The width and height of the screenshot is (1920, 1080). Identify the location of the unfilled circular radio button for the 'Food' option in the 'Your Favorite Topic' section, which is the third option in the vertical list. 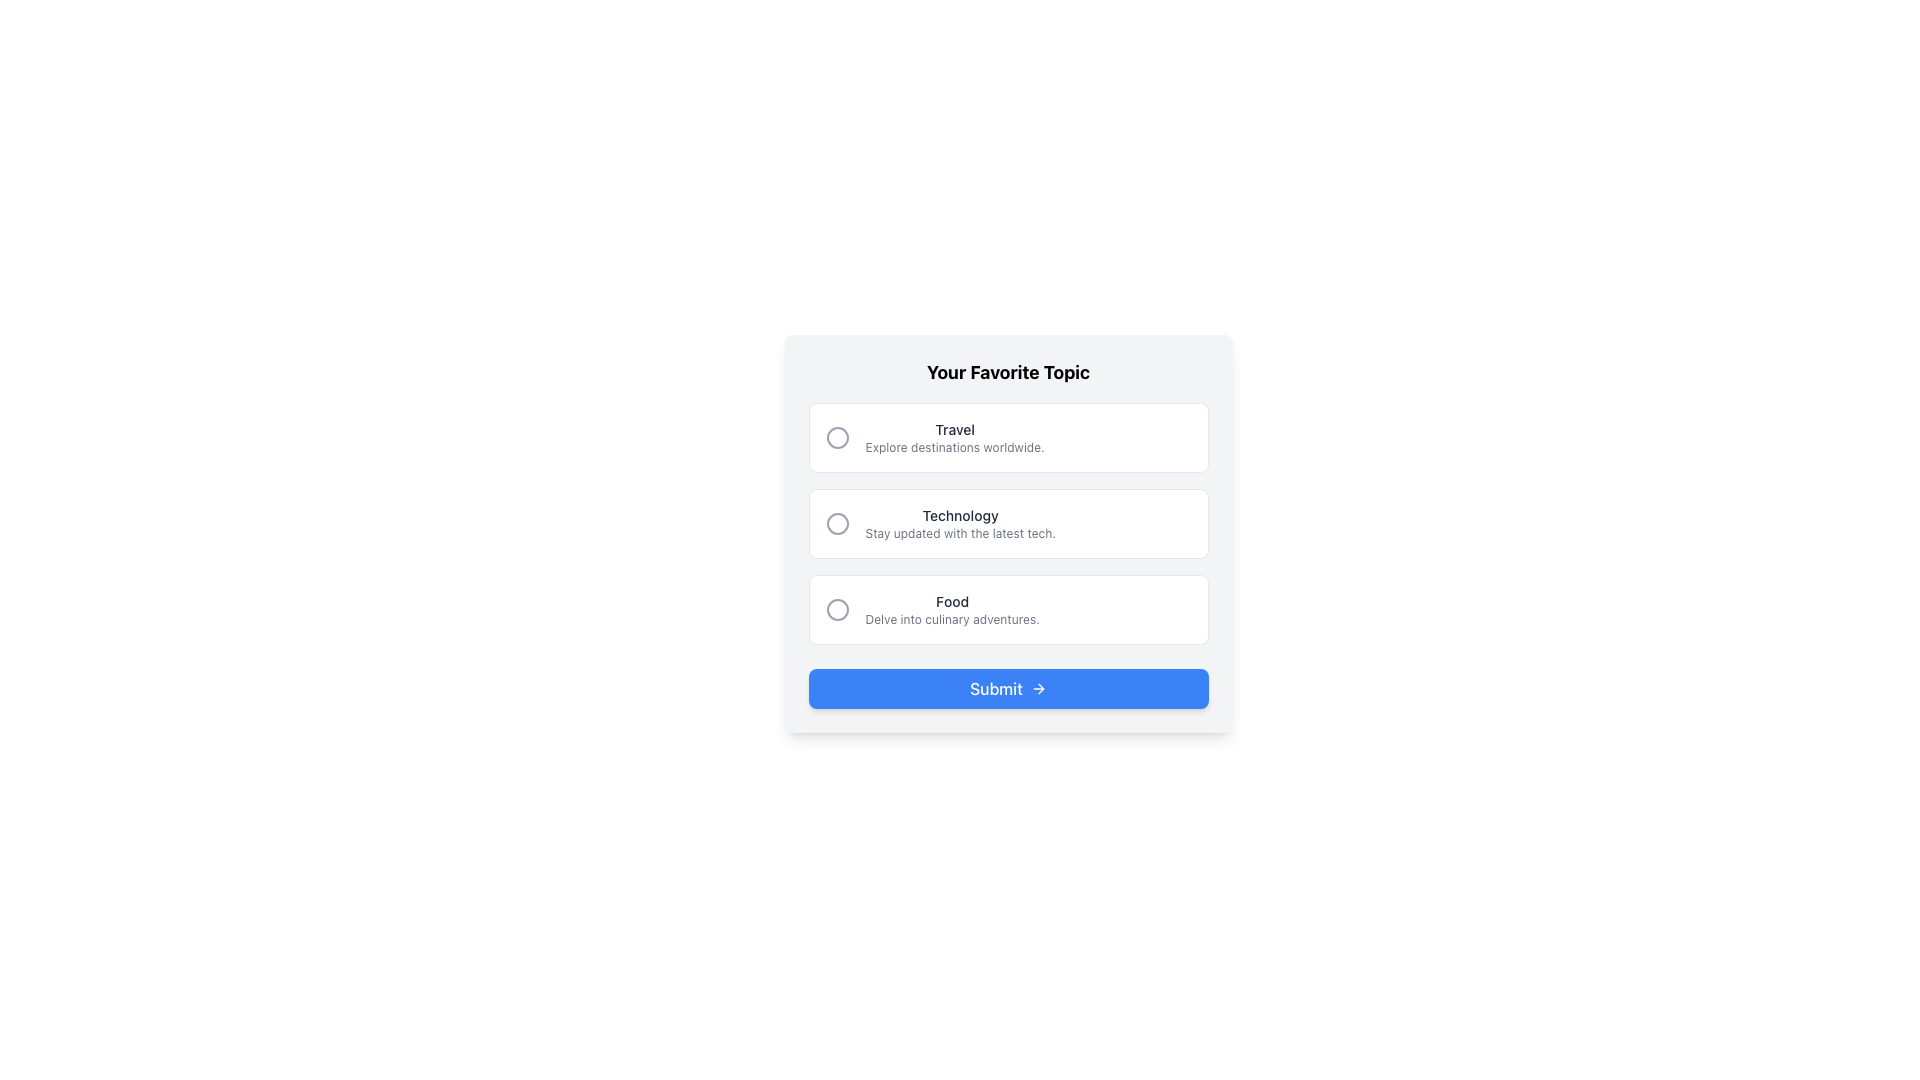
(837, 608).